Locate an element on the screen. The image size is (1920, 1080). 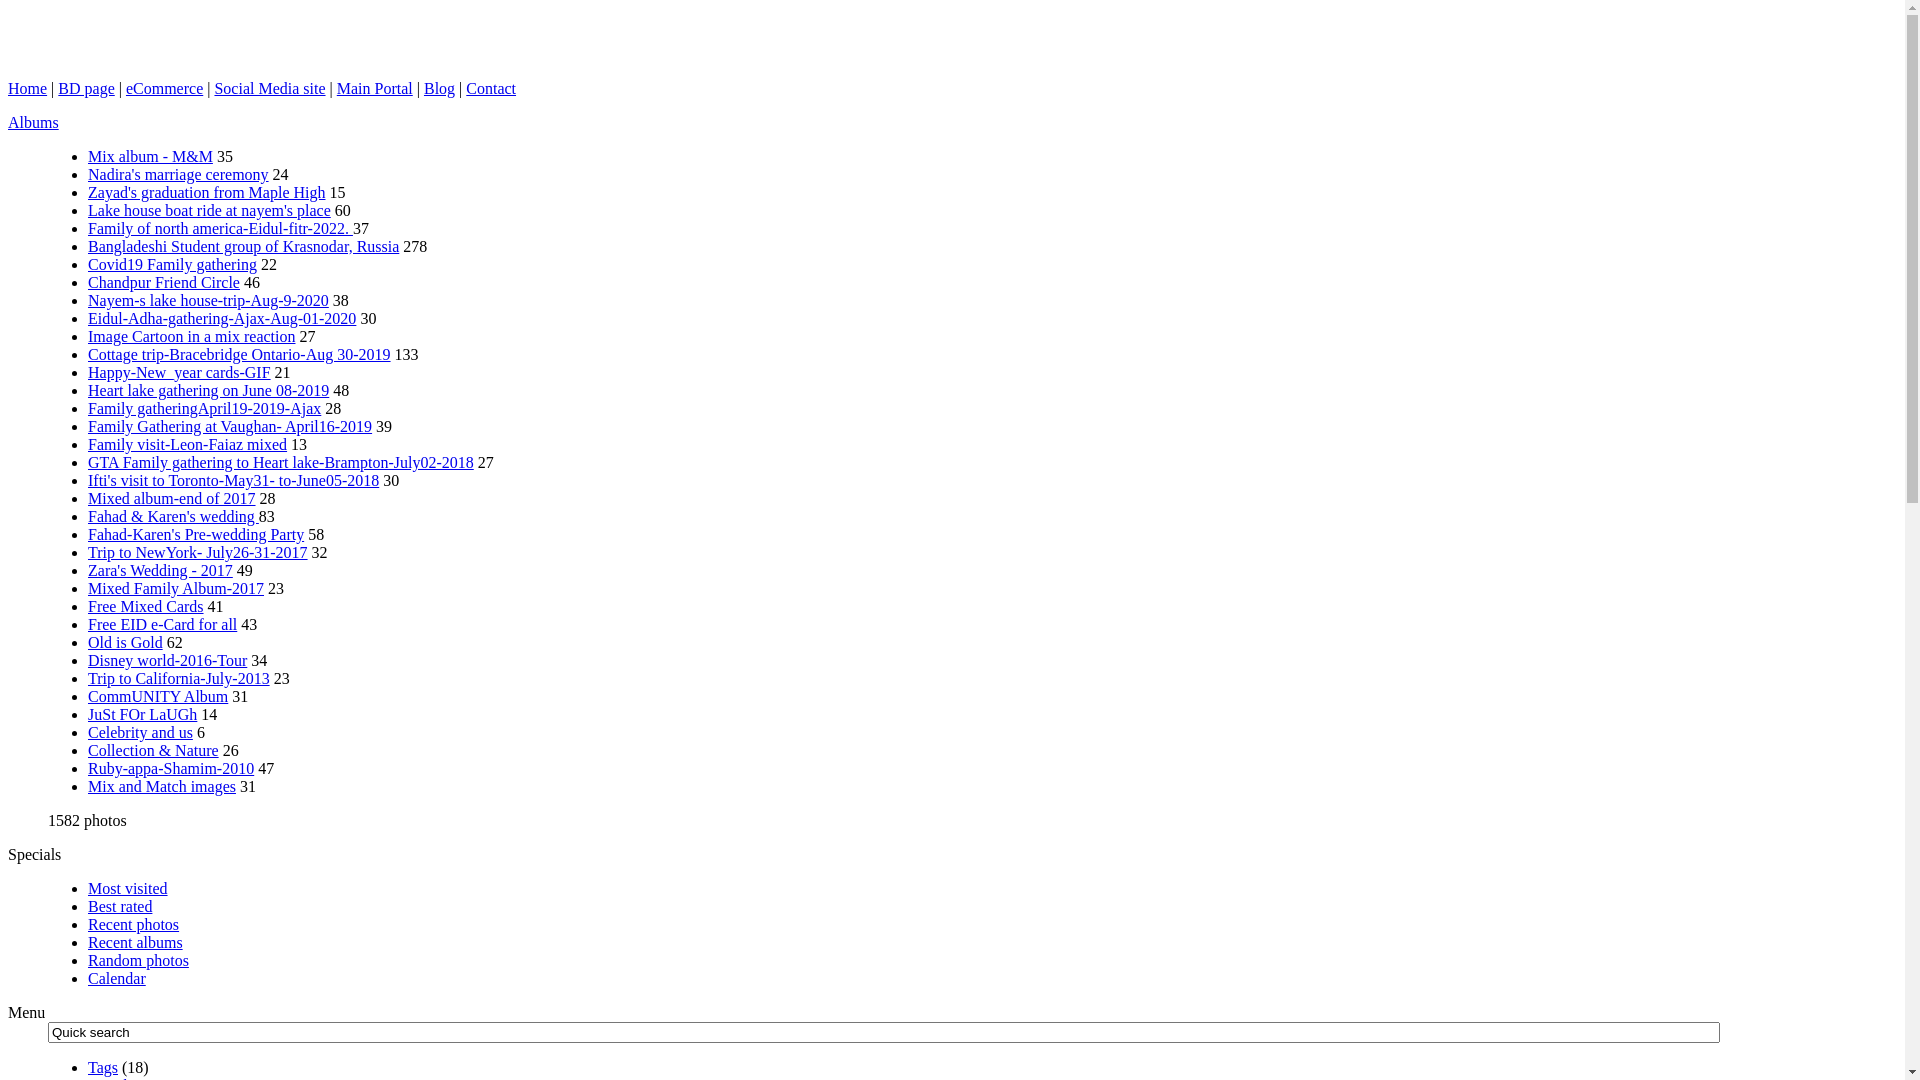
'Albums' is located at coordinates (33, 122).